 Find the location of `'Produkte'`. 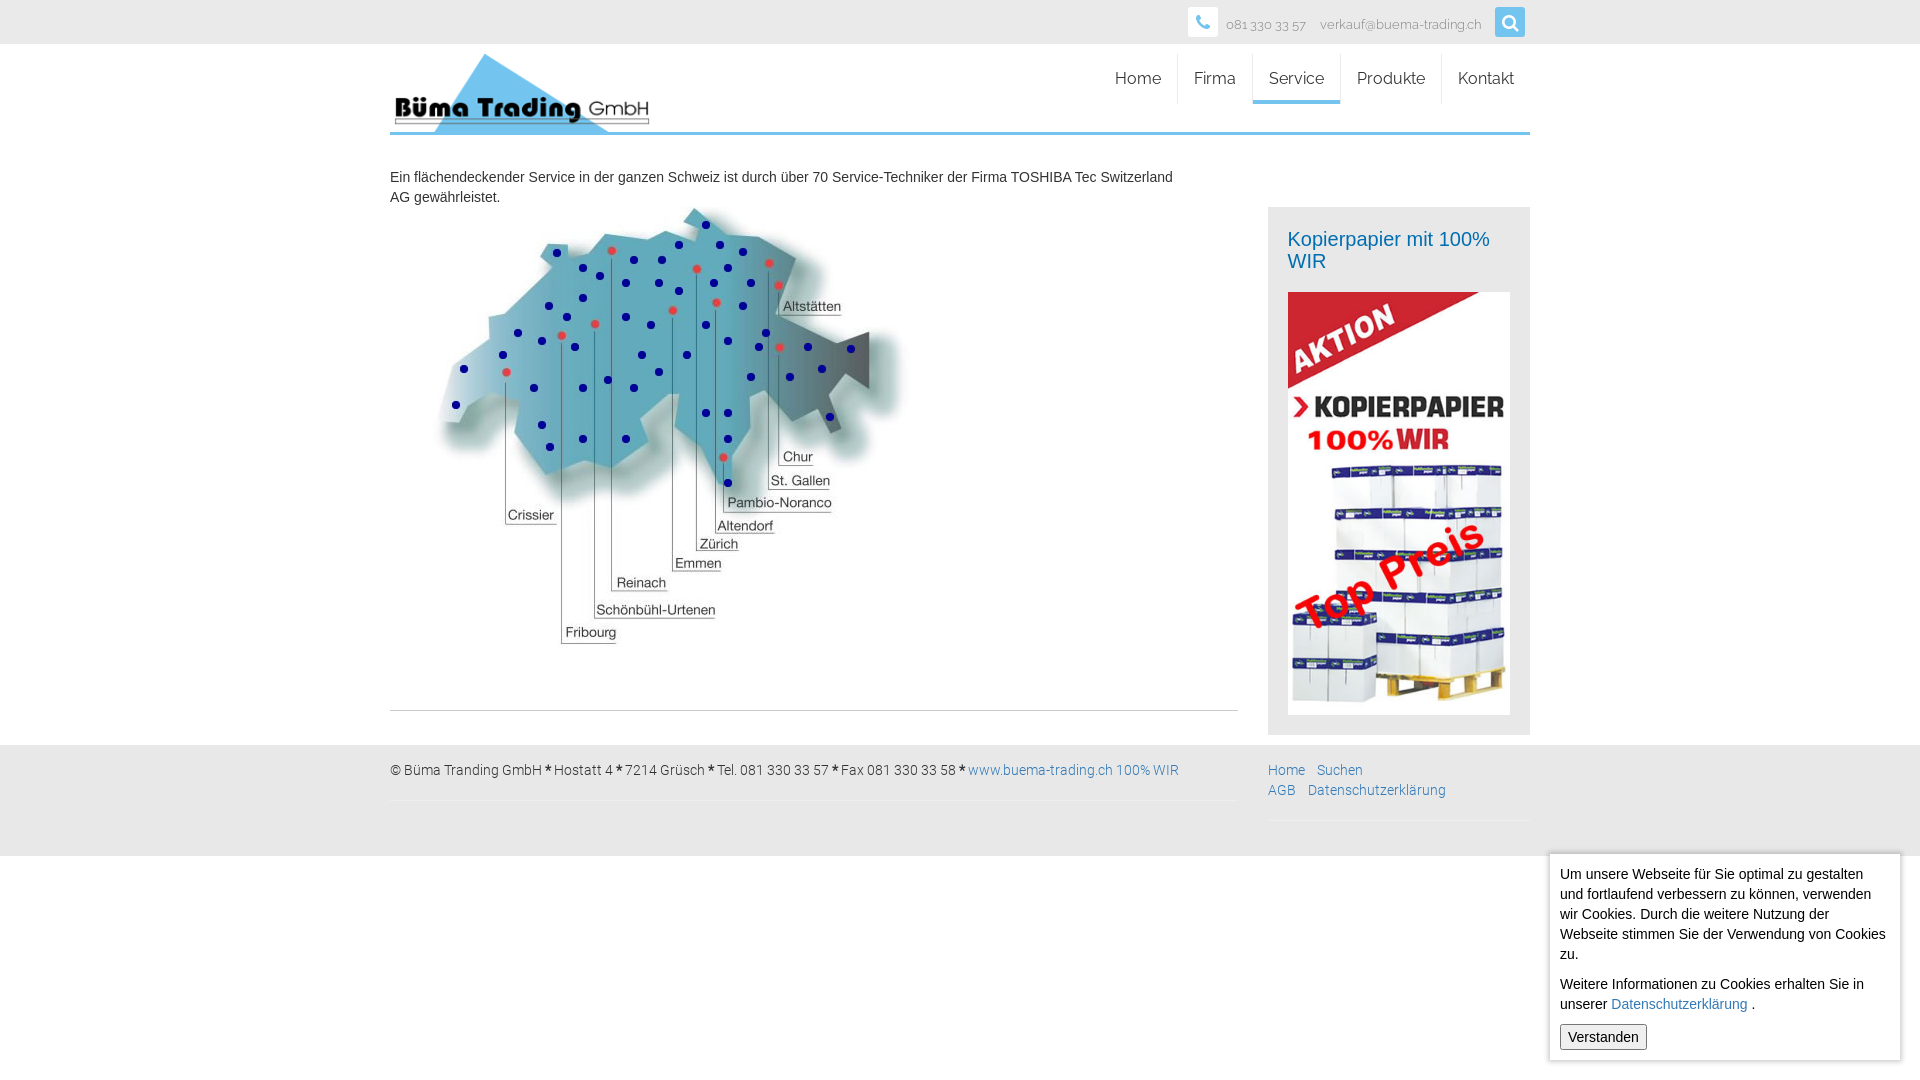

'Produkte' is located at coordinates (1390, 77).